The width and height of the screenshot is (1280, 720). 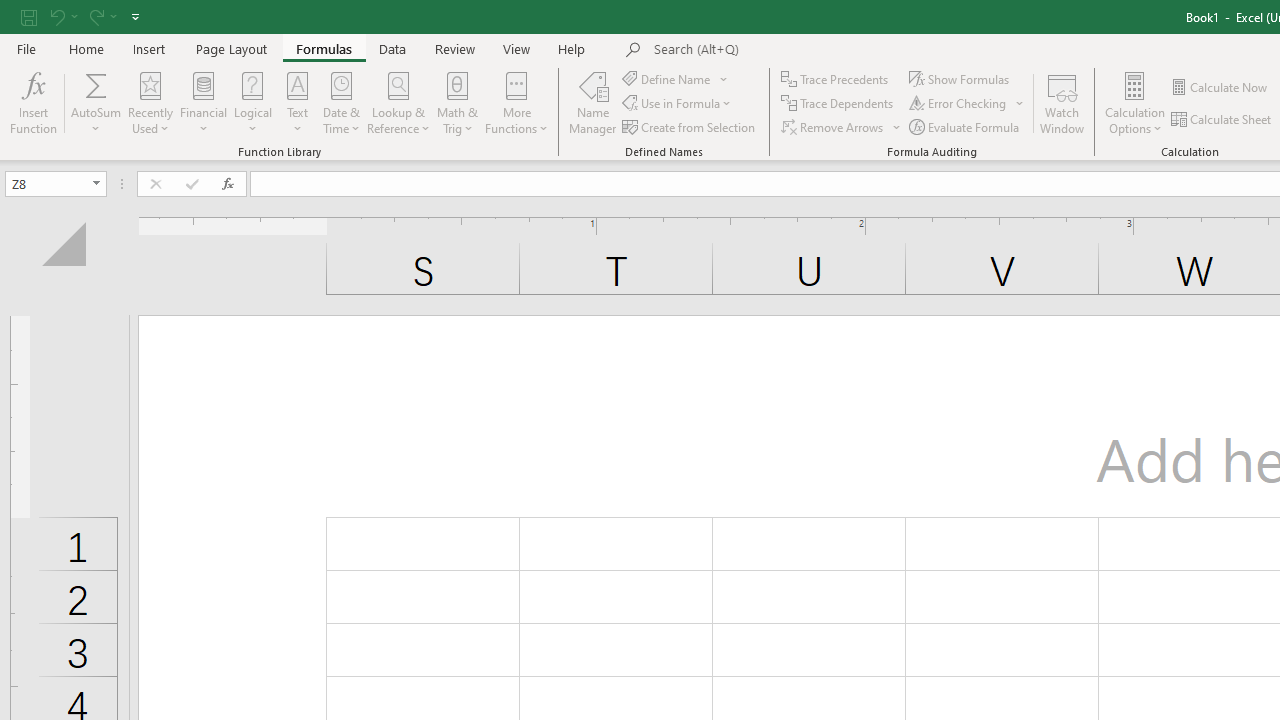 I want to click on 'Calculate Now', so click(x=1219, y=86).